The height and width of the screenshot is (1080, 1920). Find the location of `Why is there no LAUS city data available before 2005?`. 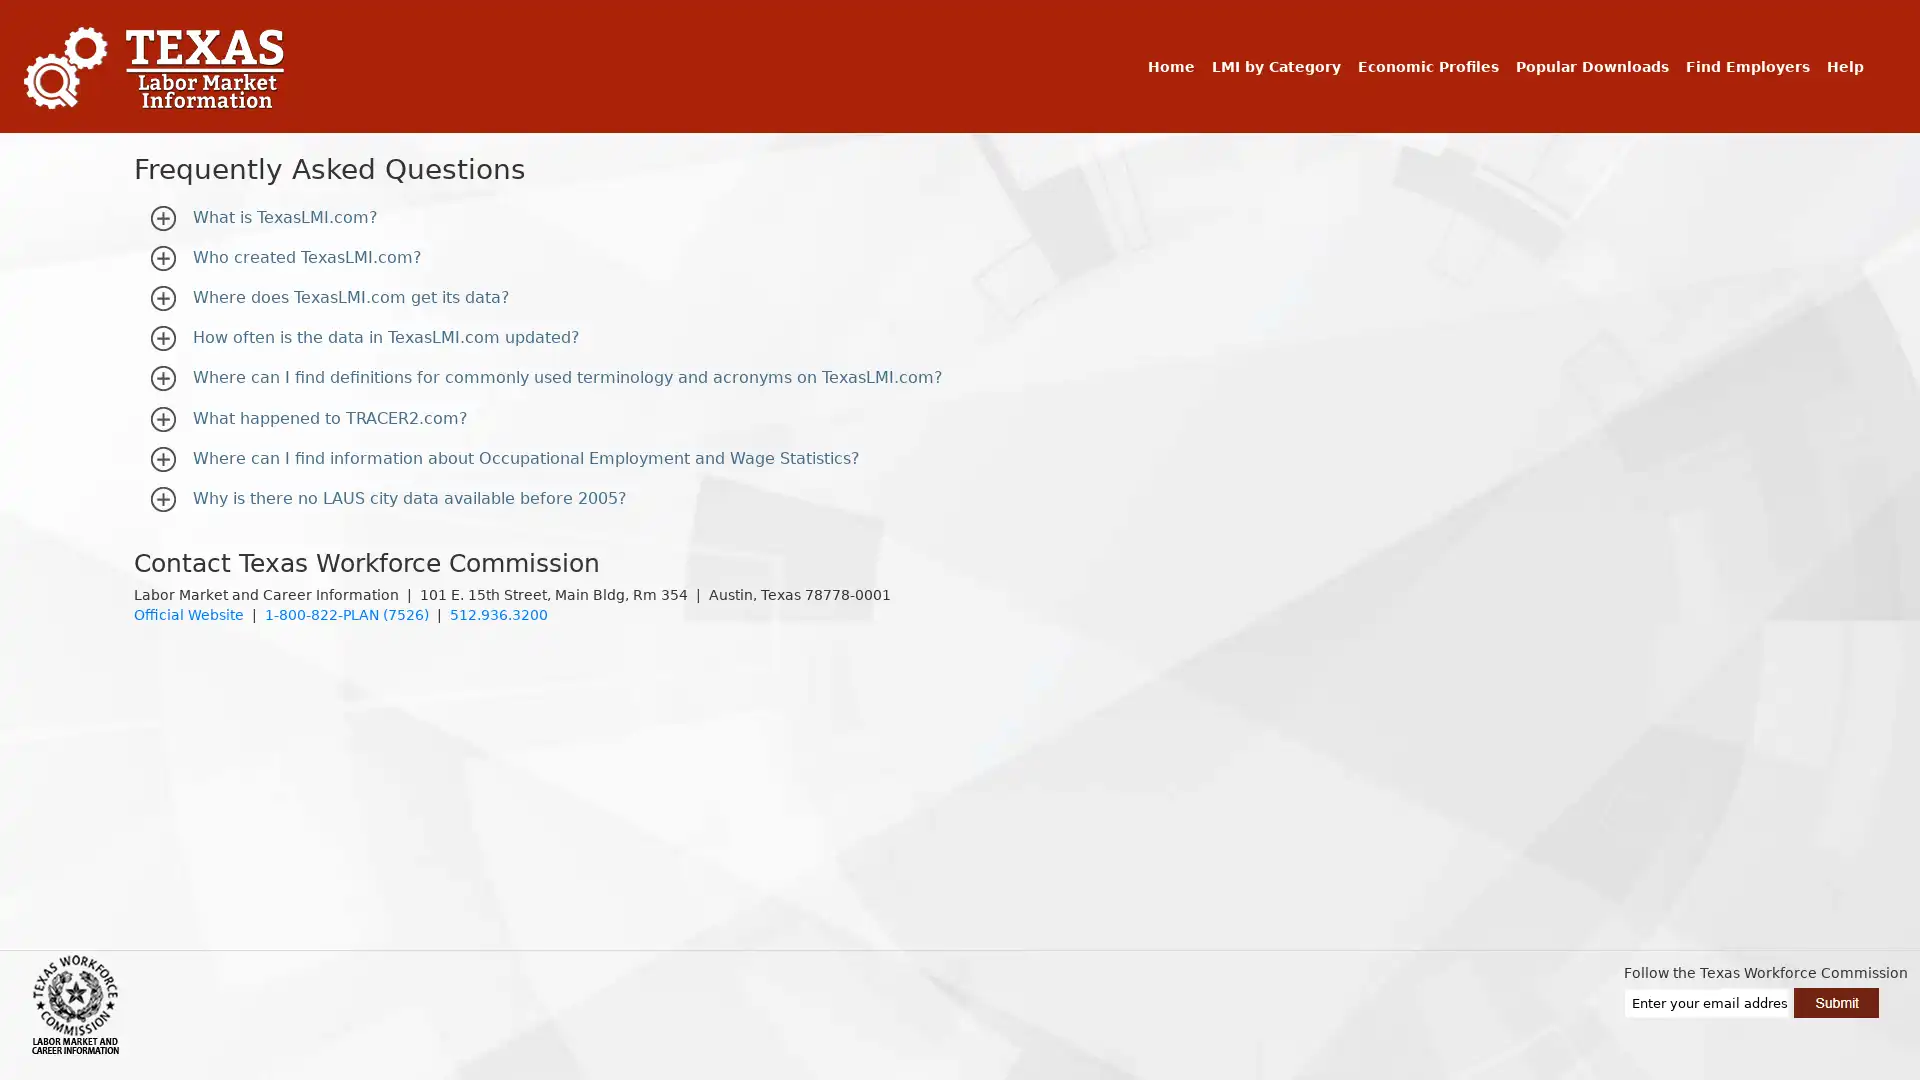

Why is there no LAUS city data available before 2005? is located at coordinates (958, 496).